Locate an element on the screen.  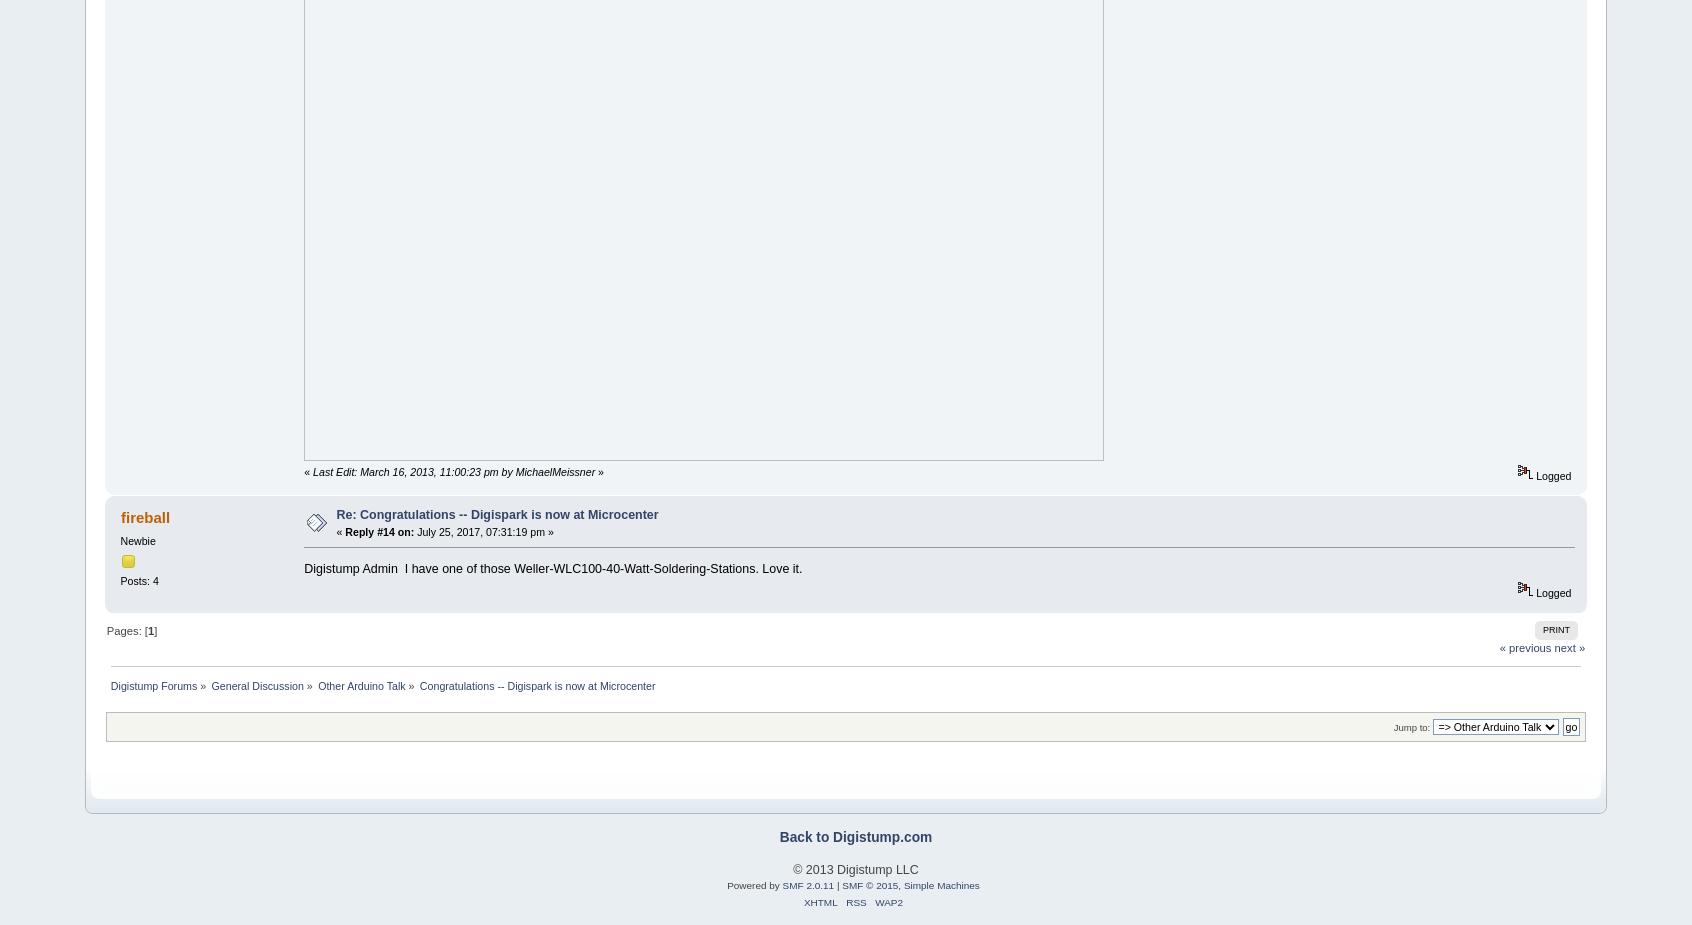
'Other Arduino Talk' is located at coordinates (316, 684).